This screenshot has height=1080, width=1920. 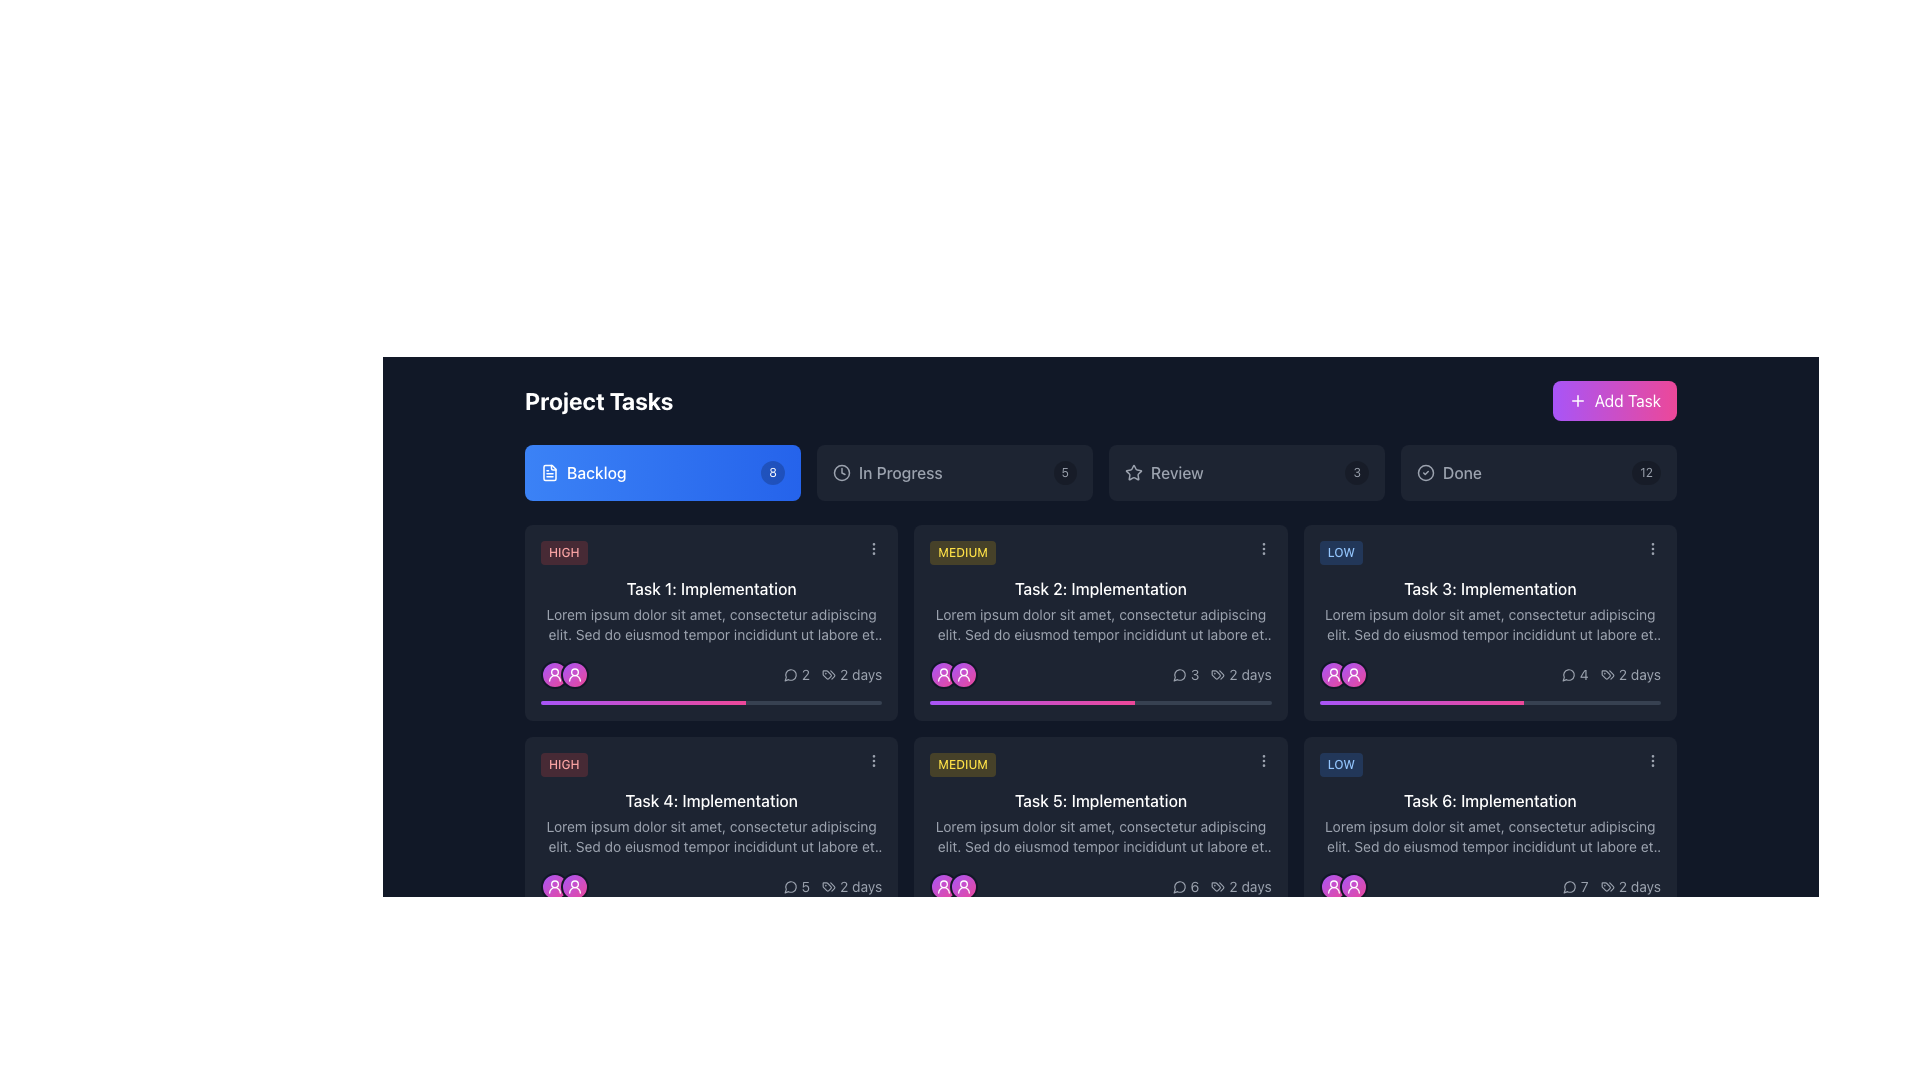 What do you see at coordinates (711, 837) in the screenshot?
I see `the descriptive text area for 'Task 4: Implementation' which is positioned below the title and above the task details section in the task grid` at bounding box center [711, 837].